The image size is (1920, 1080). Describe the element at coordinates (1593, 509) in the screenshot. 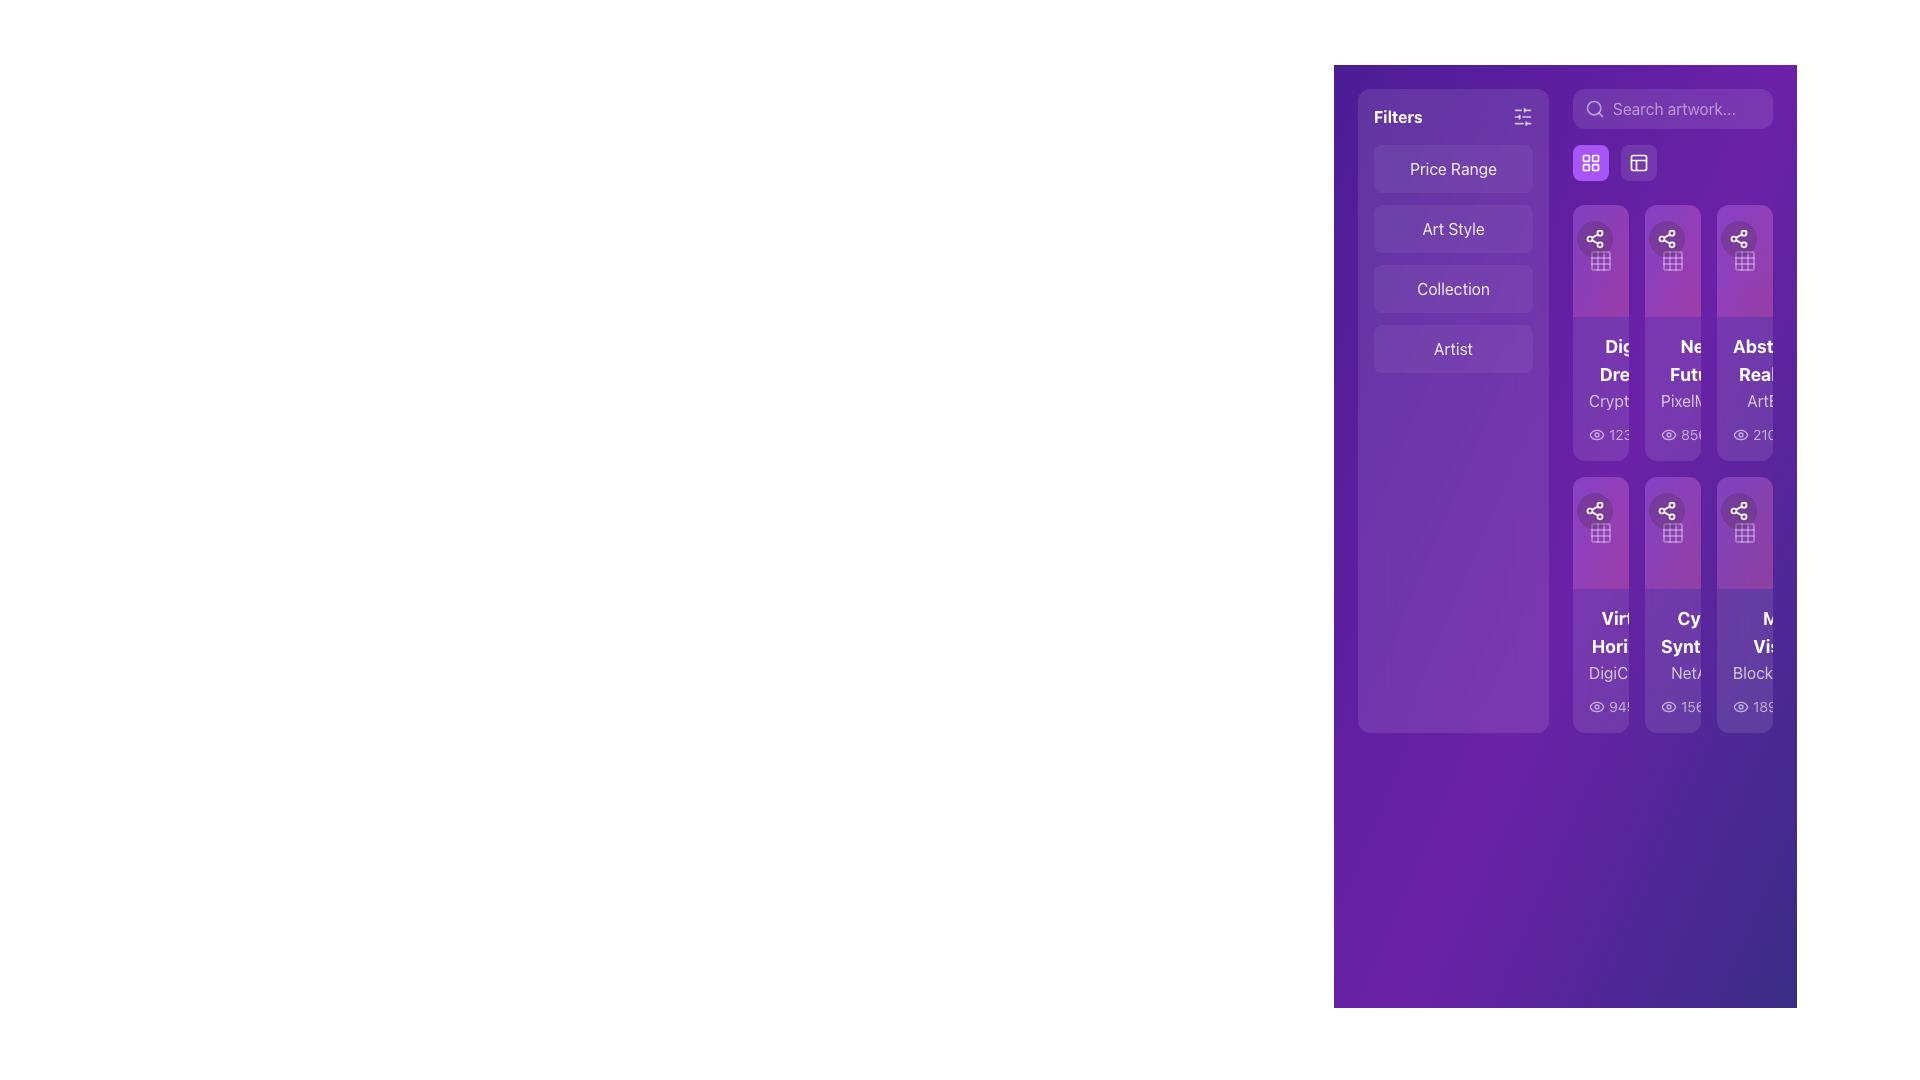

I see `the share icon button, which features a white share symbol on a purple rounded square background, located in the second row, first column of the vertical grid layout` at that location.